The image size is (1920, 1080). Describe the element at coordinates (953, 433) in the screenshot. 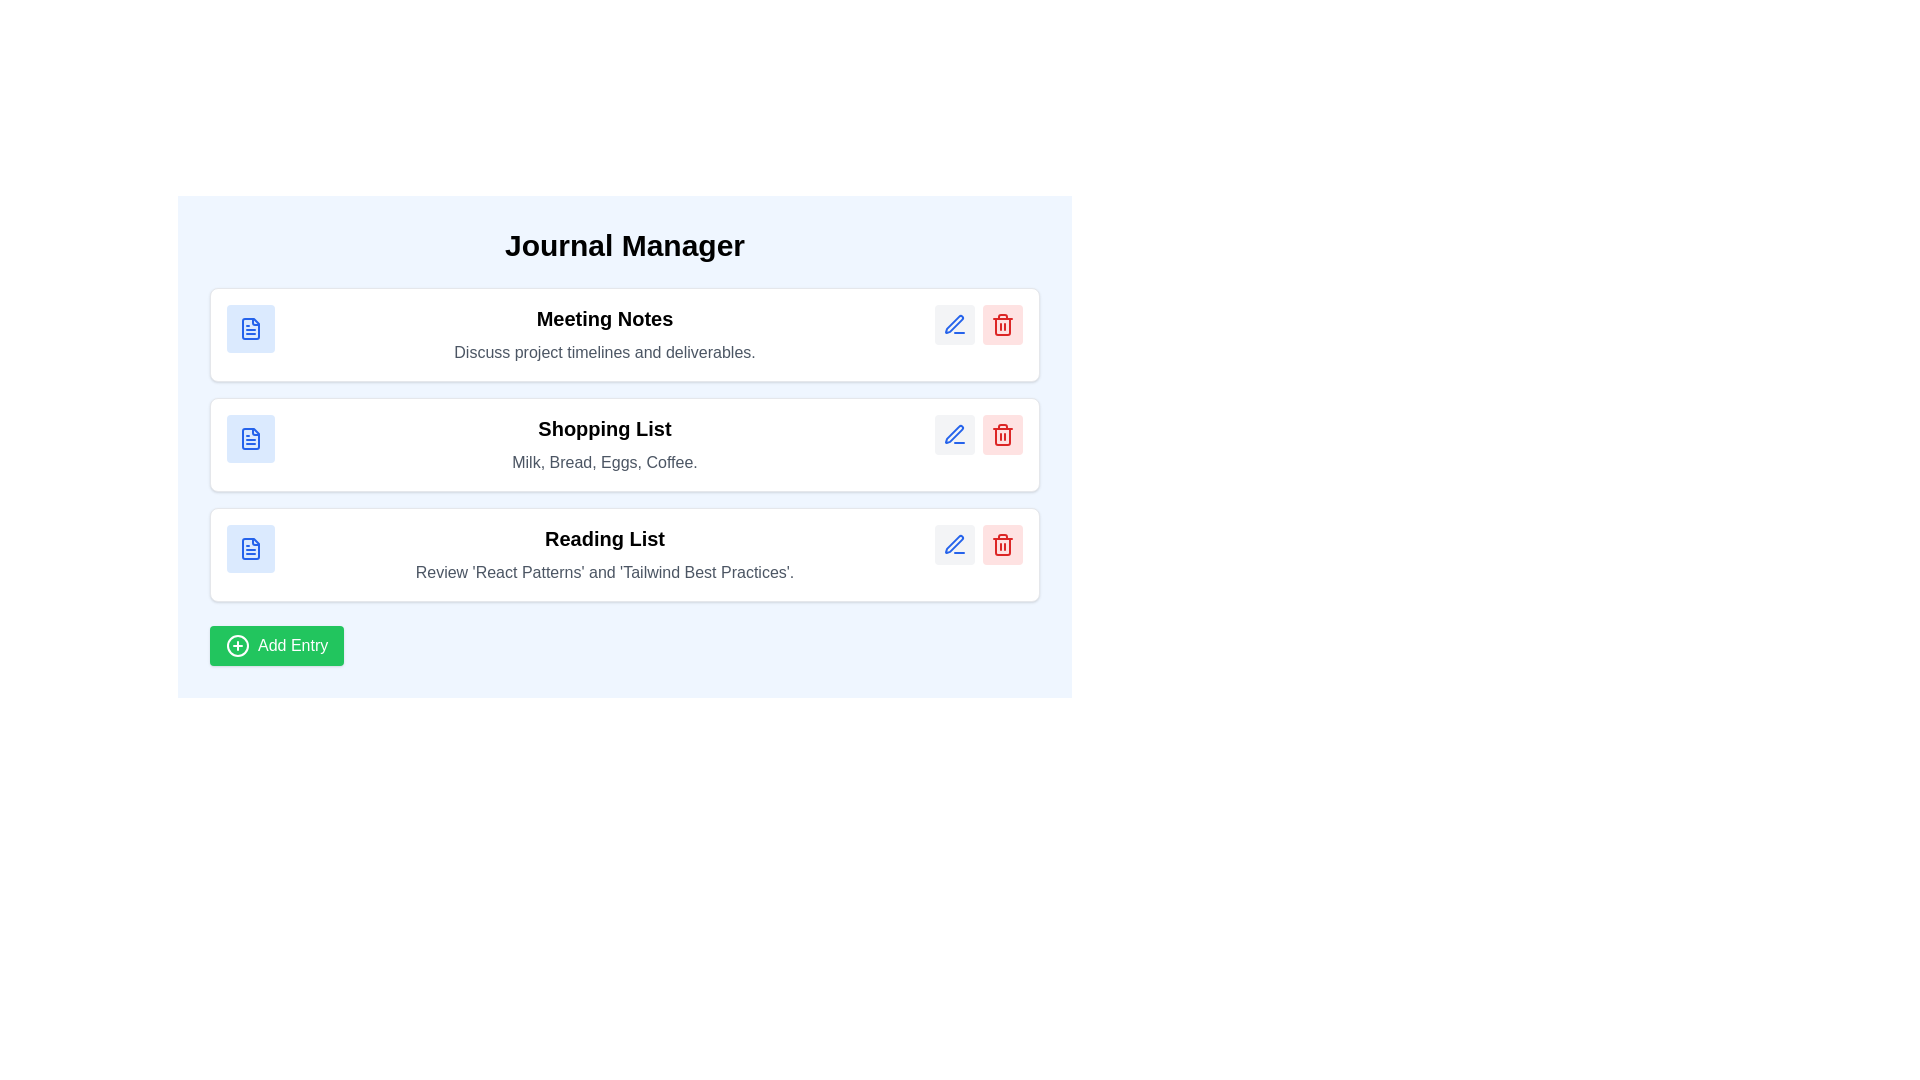

I see `the pen-shaped icon with a blue stroke color in the 'Shopping List' card to initiate editing` at that location.